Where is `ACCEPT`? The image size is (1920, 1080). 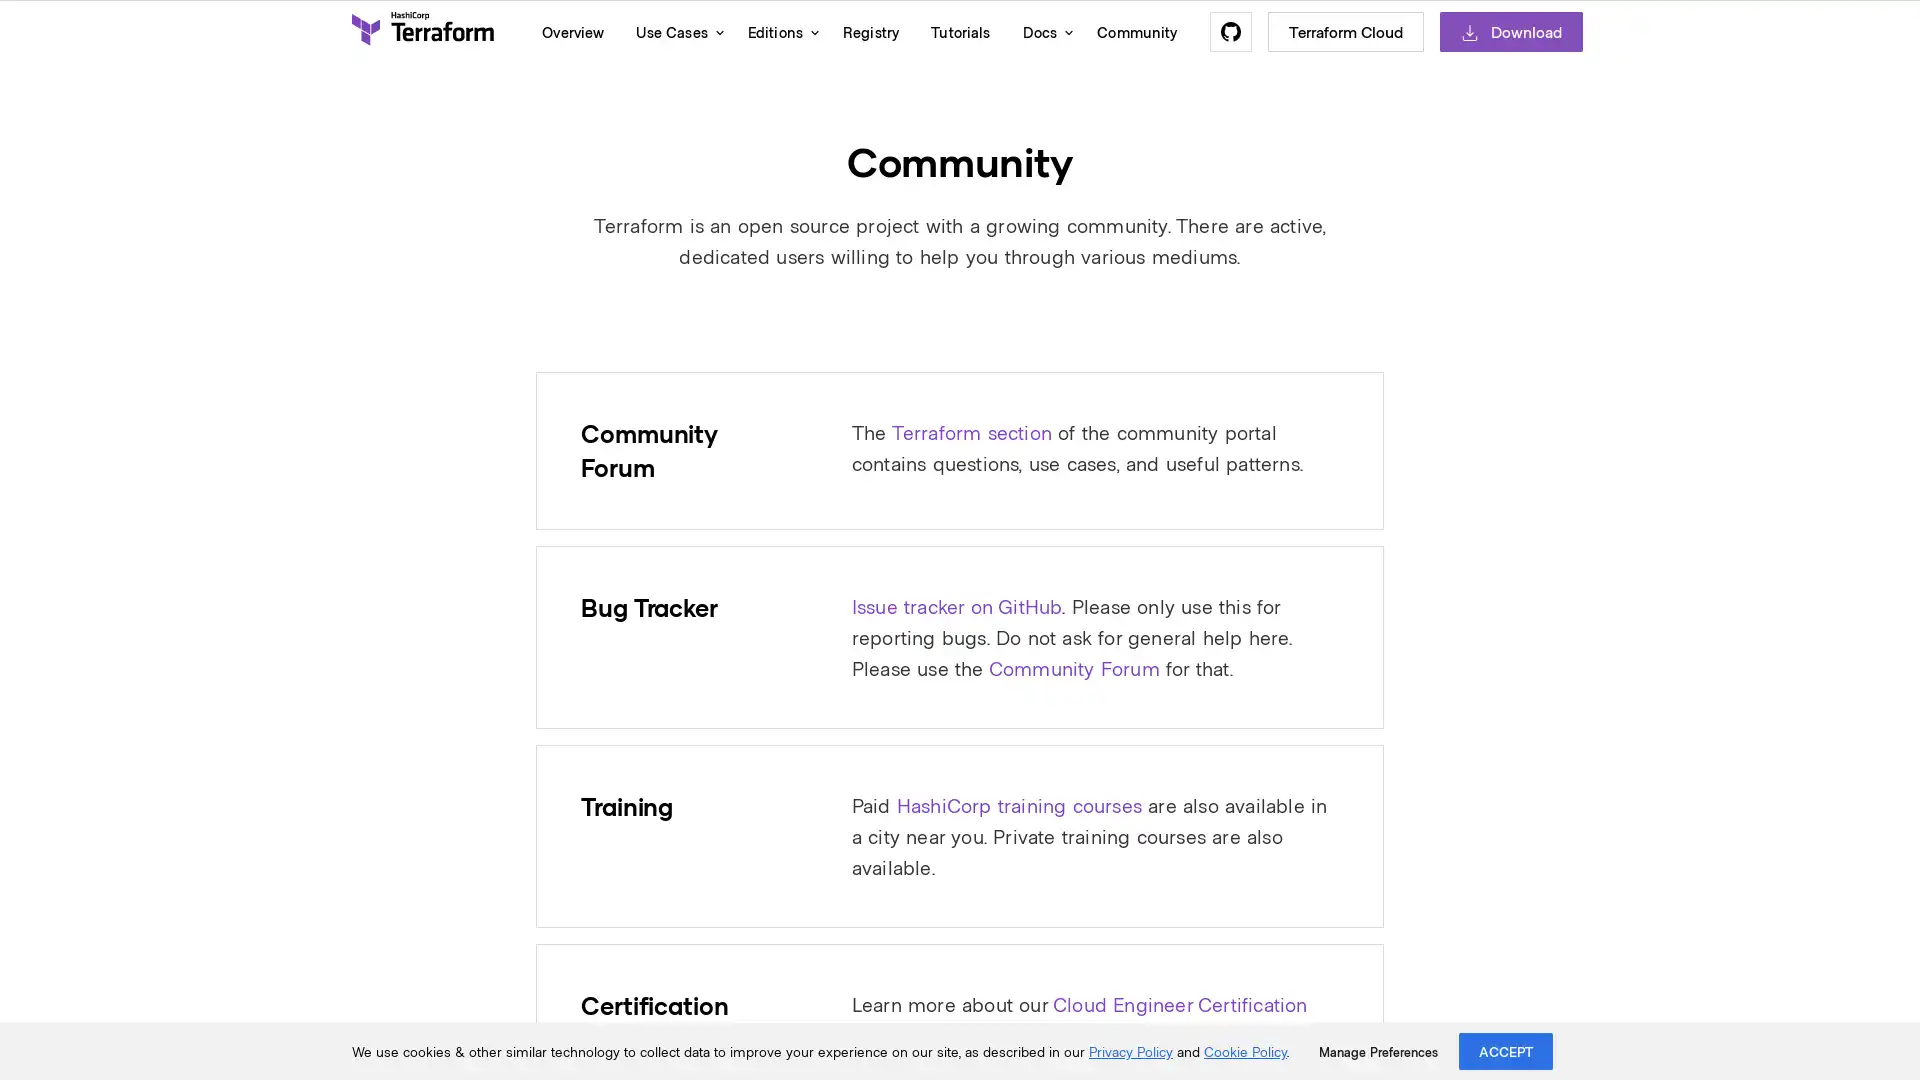 ACCEPT is located at coordinates (1506, 1050).